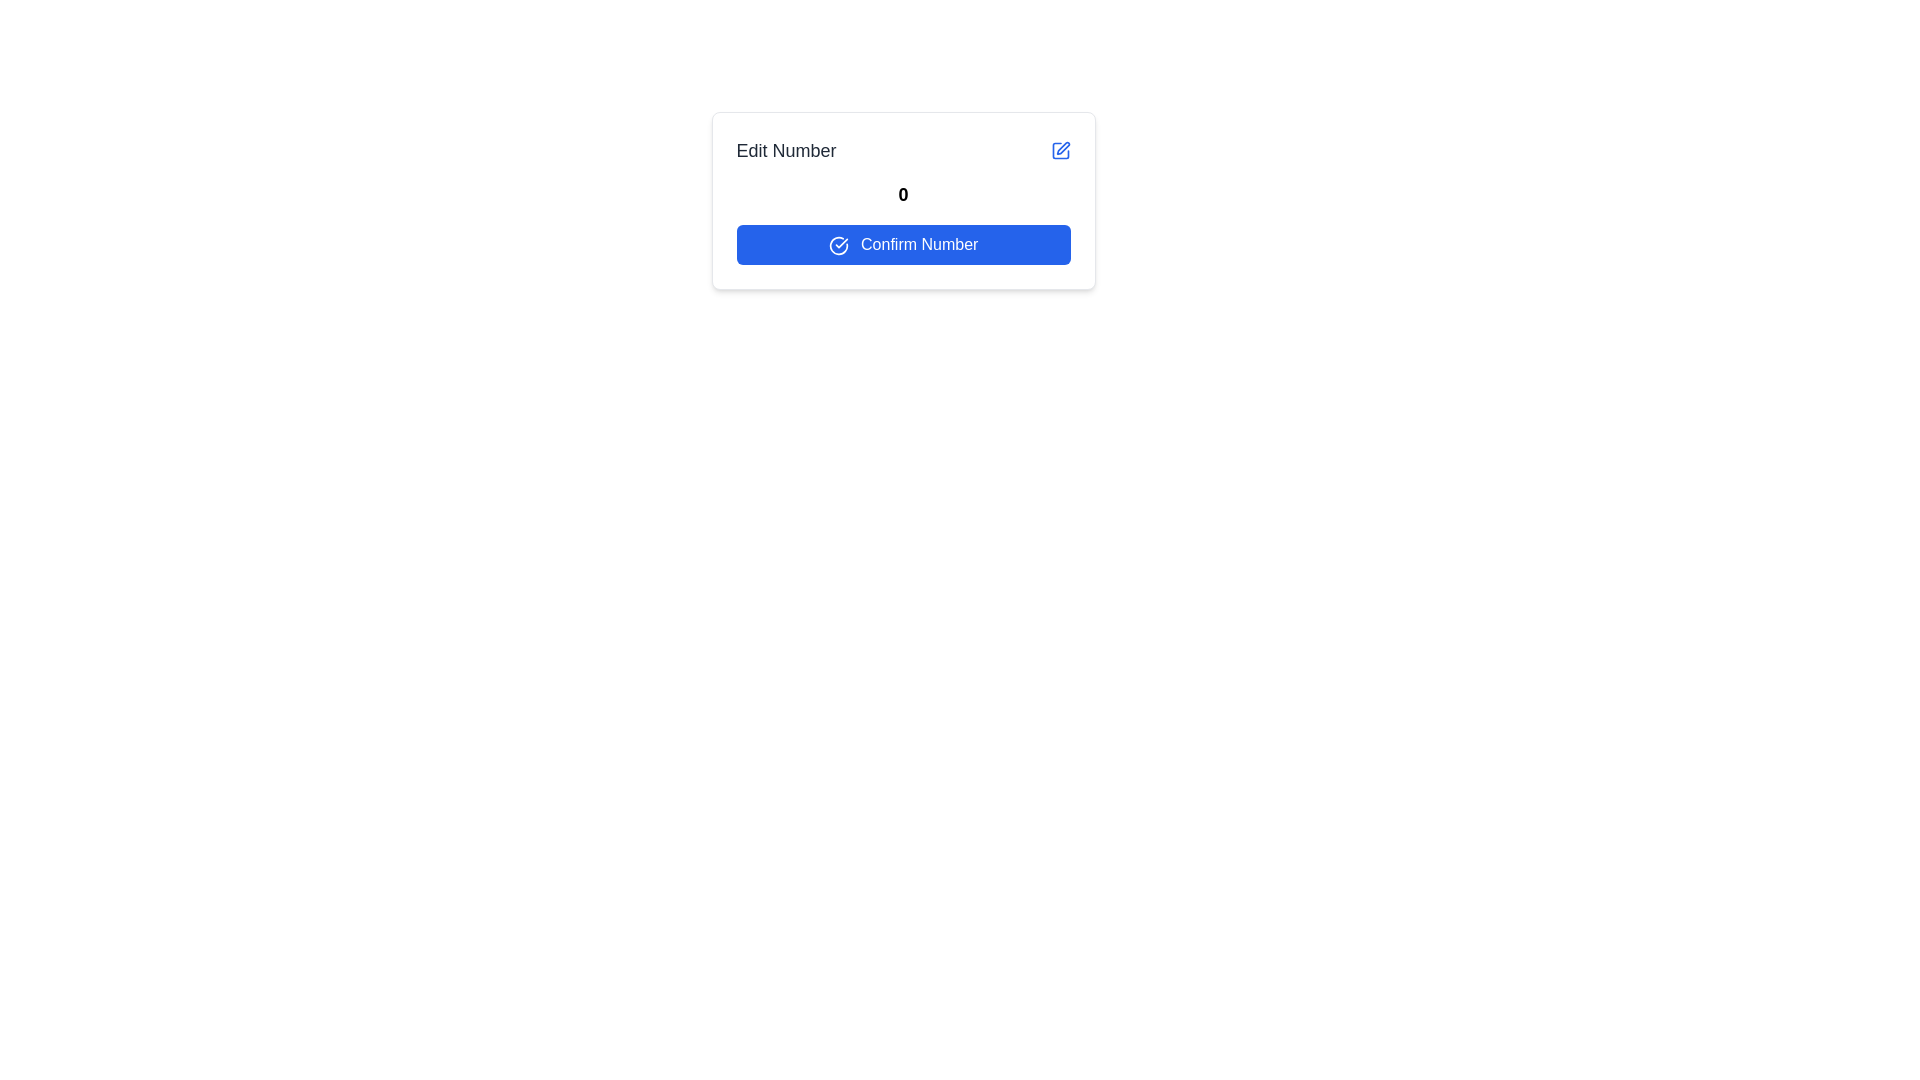 The image size is (1920, 1080). What do you see at coordinates (1059, 149) in the screenshot?
I see `the interactive icon button located at the top-right corner of the 'Edit Number' card` at bounding box center [1059, 149].